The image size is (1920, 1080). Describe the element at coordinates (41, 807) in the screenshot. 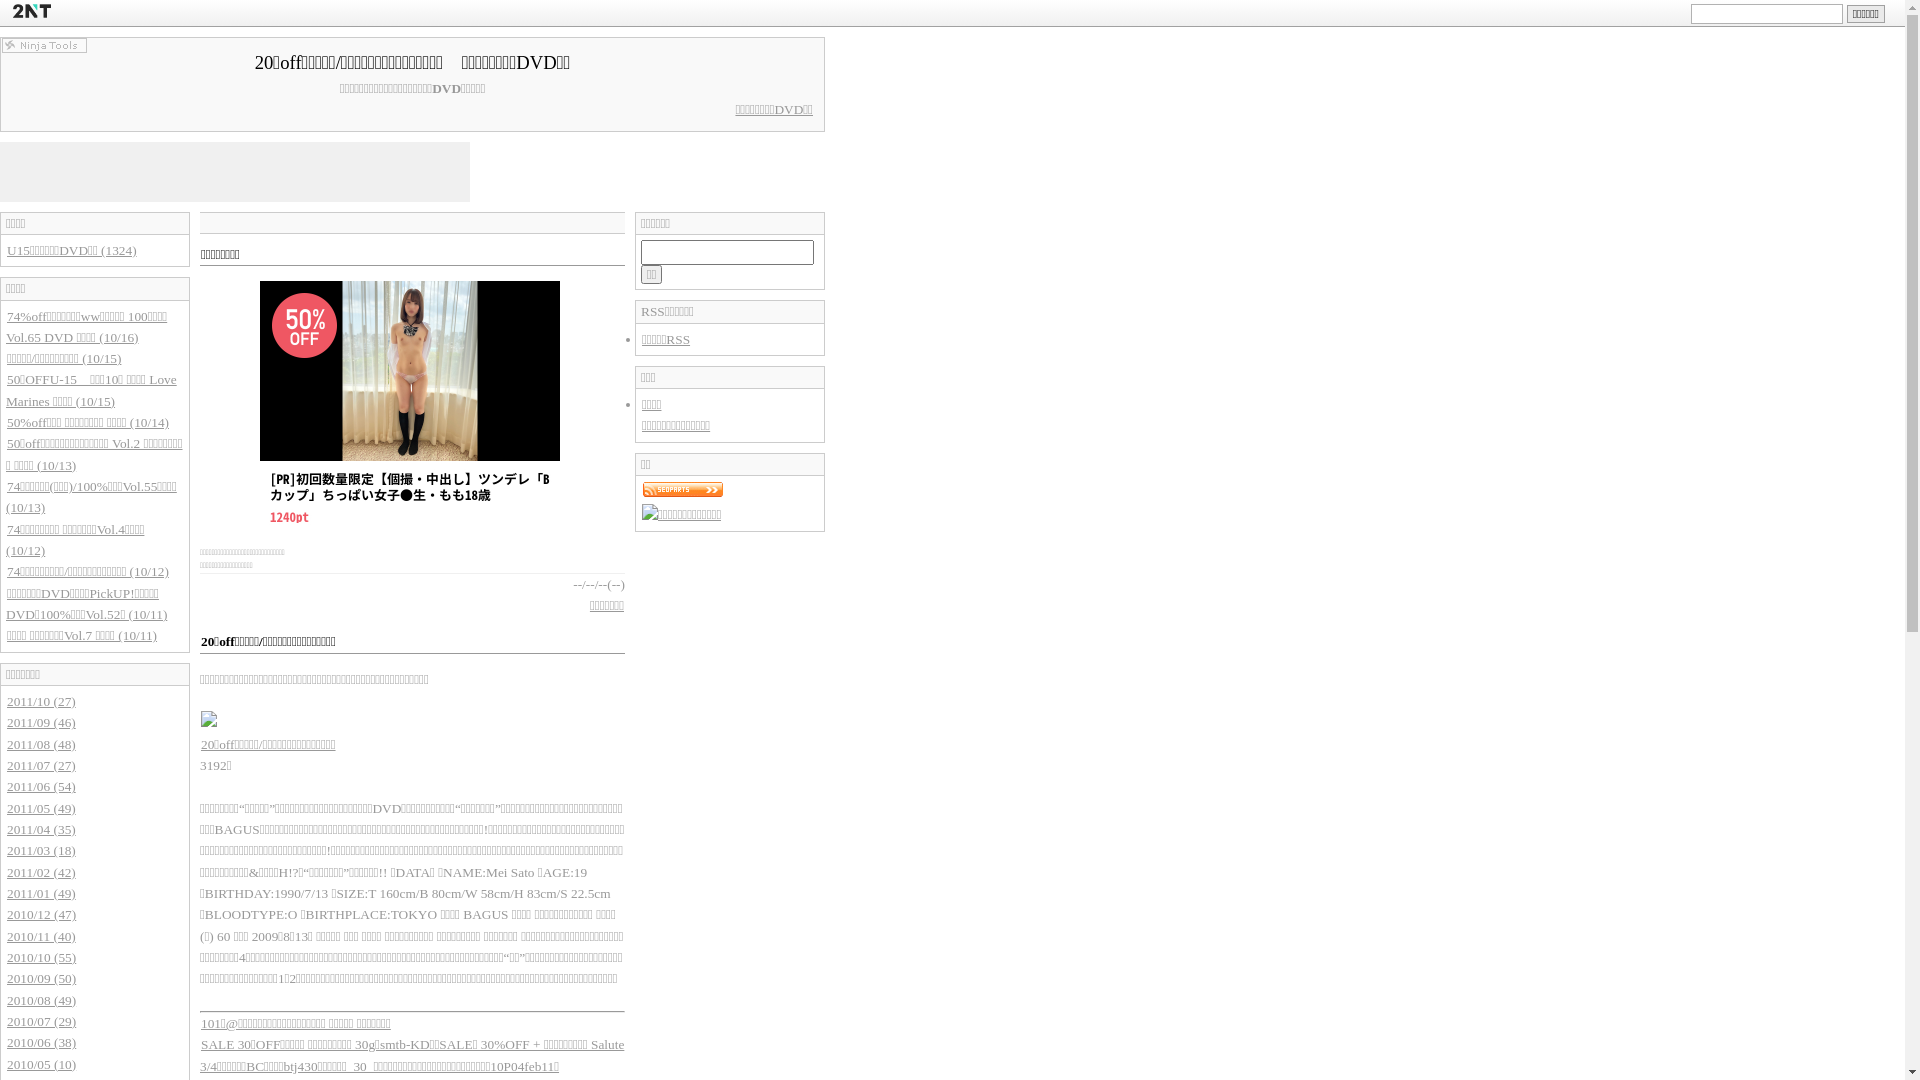

I see `'2011/05 (49)'` at that location.